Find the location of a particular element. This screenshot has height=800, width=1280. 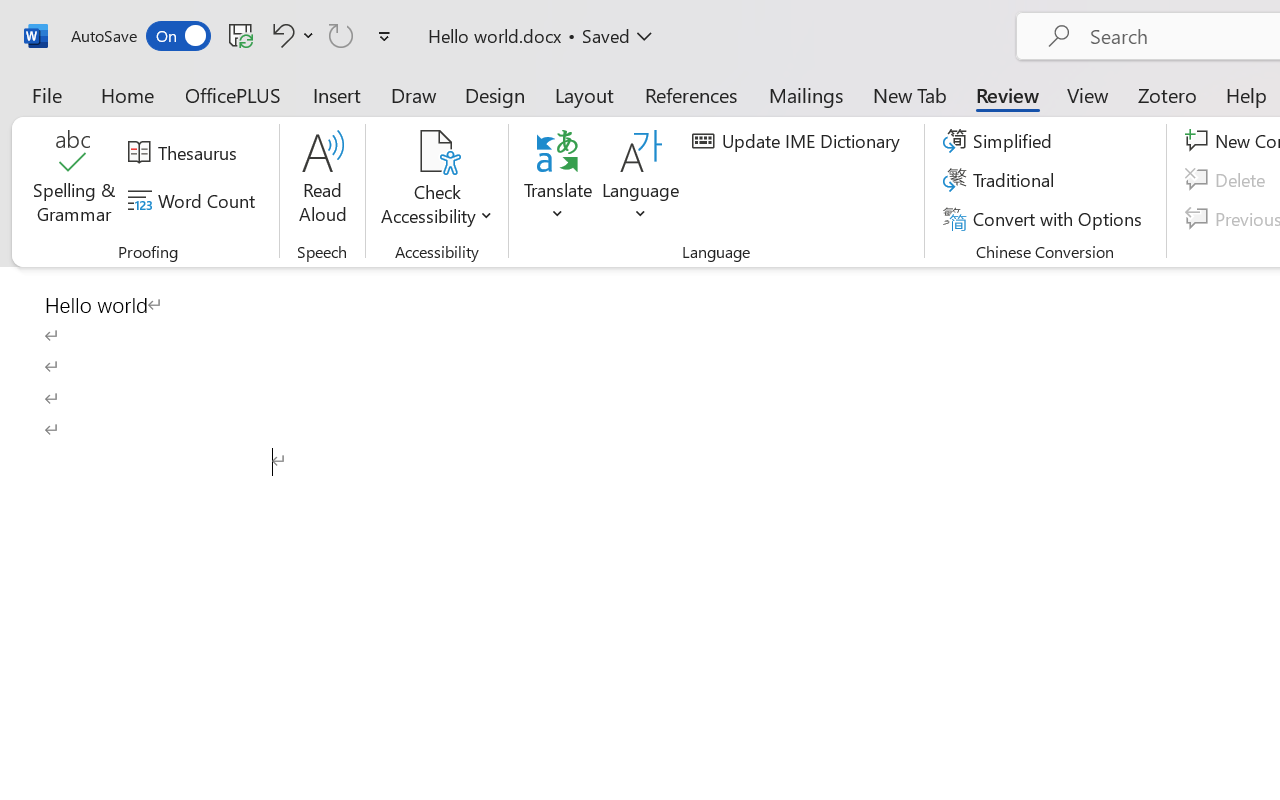

'Zotero' is located at coordinates (1167, 94).